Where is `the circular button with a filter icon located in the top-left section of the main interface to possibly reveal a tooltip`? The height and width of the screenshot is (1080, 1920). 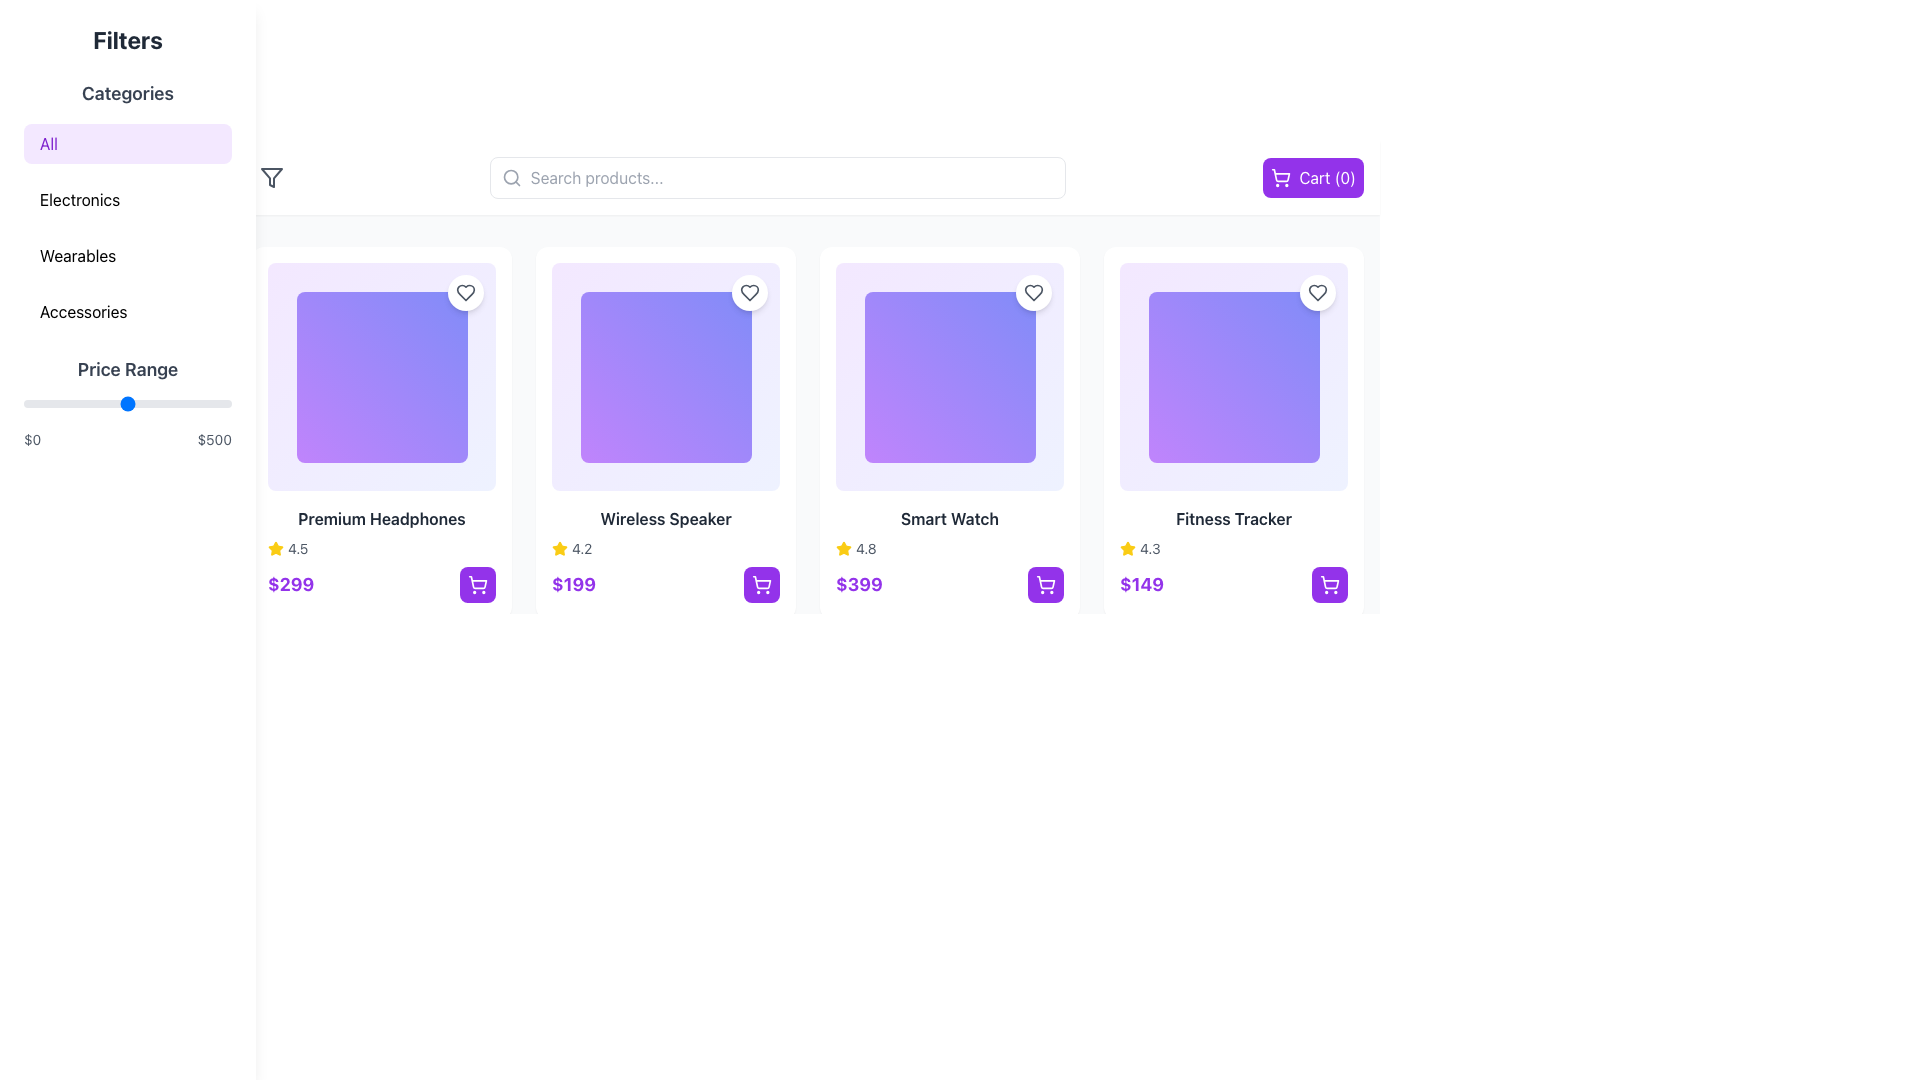
the circular button with a filter icon located in the top-left section of the main interface to possibly reveal a tooltip is located at coordinates (271, 176).